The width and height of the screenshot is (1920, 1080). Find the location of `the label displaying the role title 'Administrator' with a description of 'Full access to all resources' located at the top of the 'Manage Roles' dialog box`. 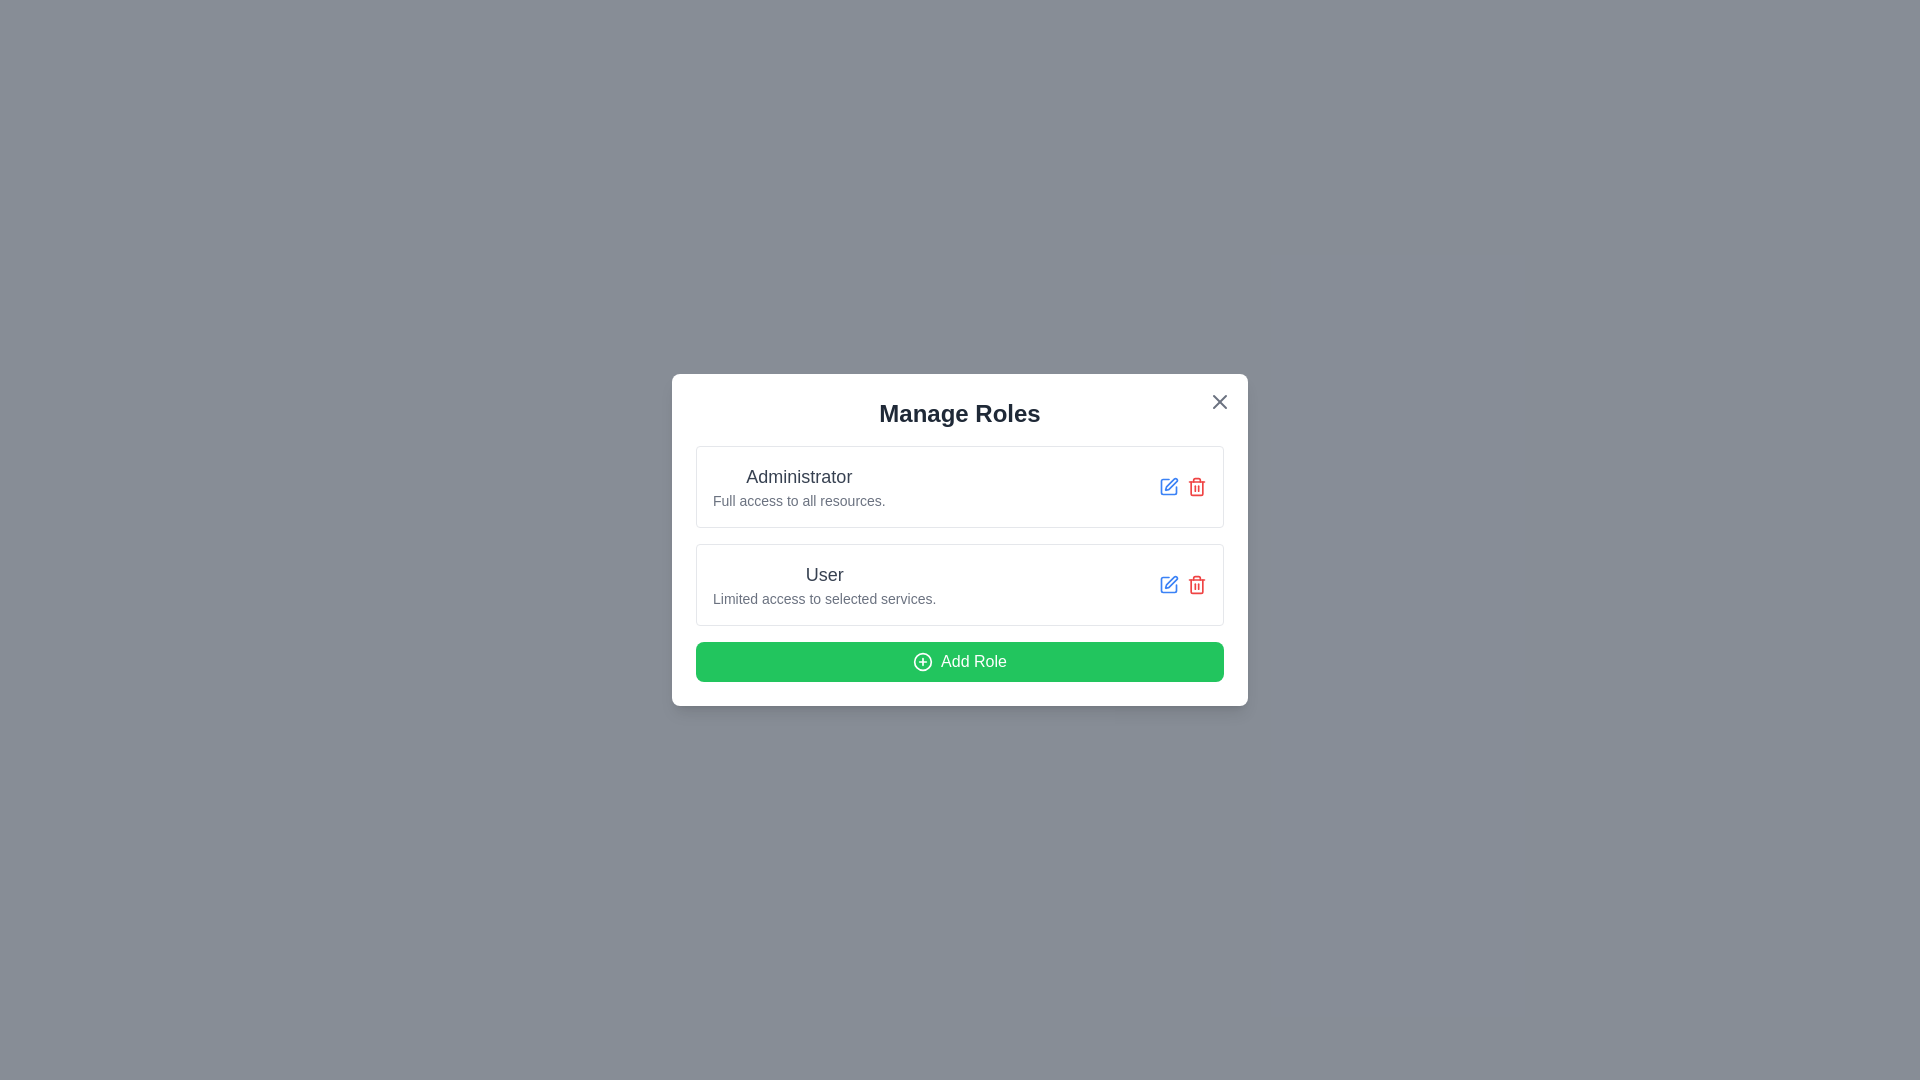

the label displaying the role title 'Administrator' with a description of 'Full access to all resources' located at the top of the 'Manage Roles' dialog box is located at coordinates (798, 486).